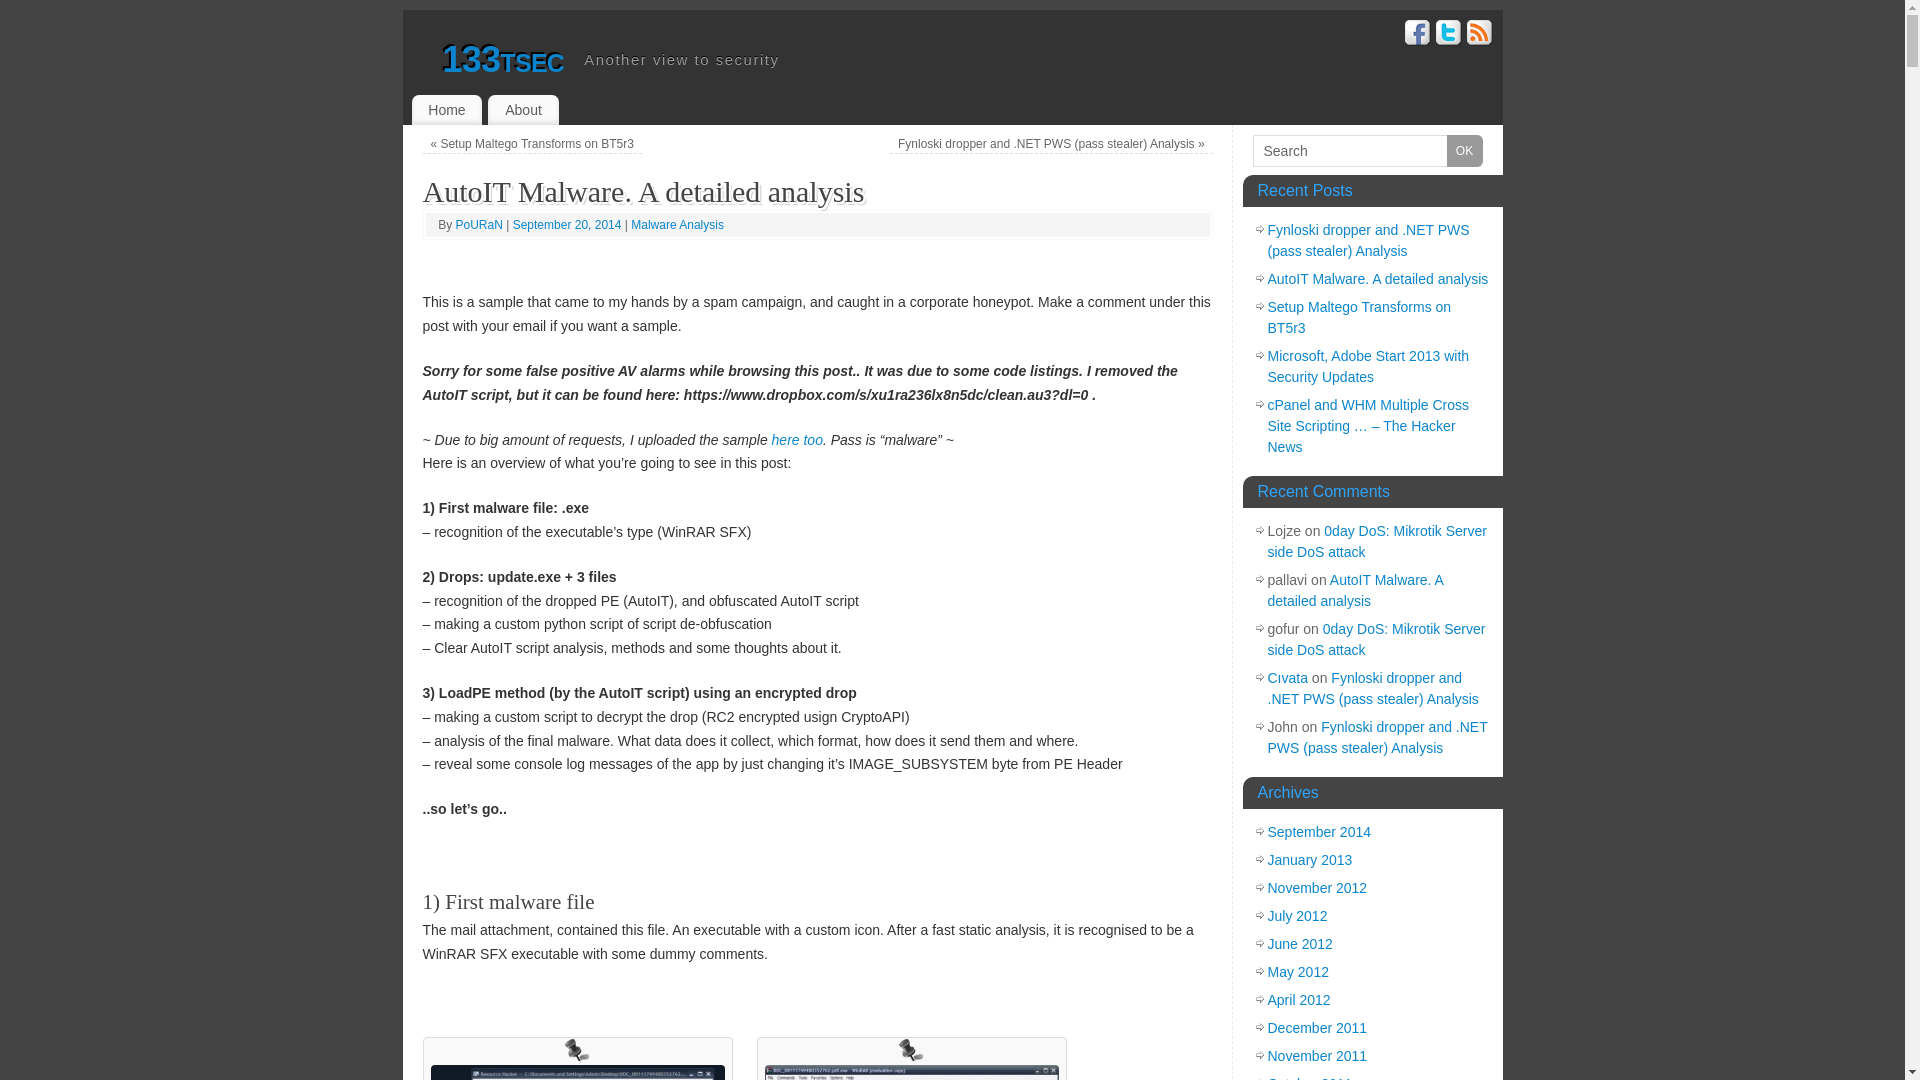 The height and width of the screenshot is (1080, 1920). I want to click on '133tsec', so click(503, 59).